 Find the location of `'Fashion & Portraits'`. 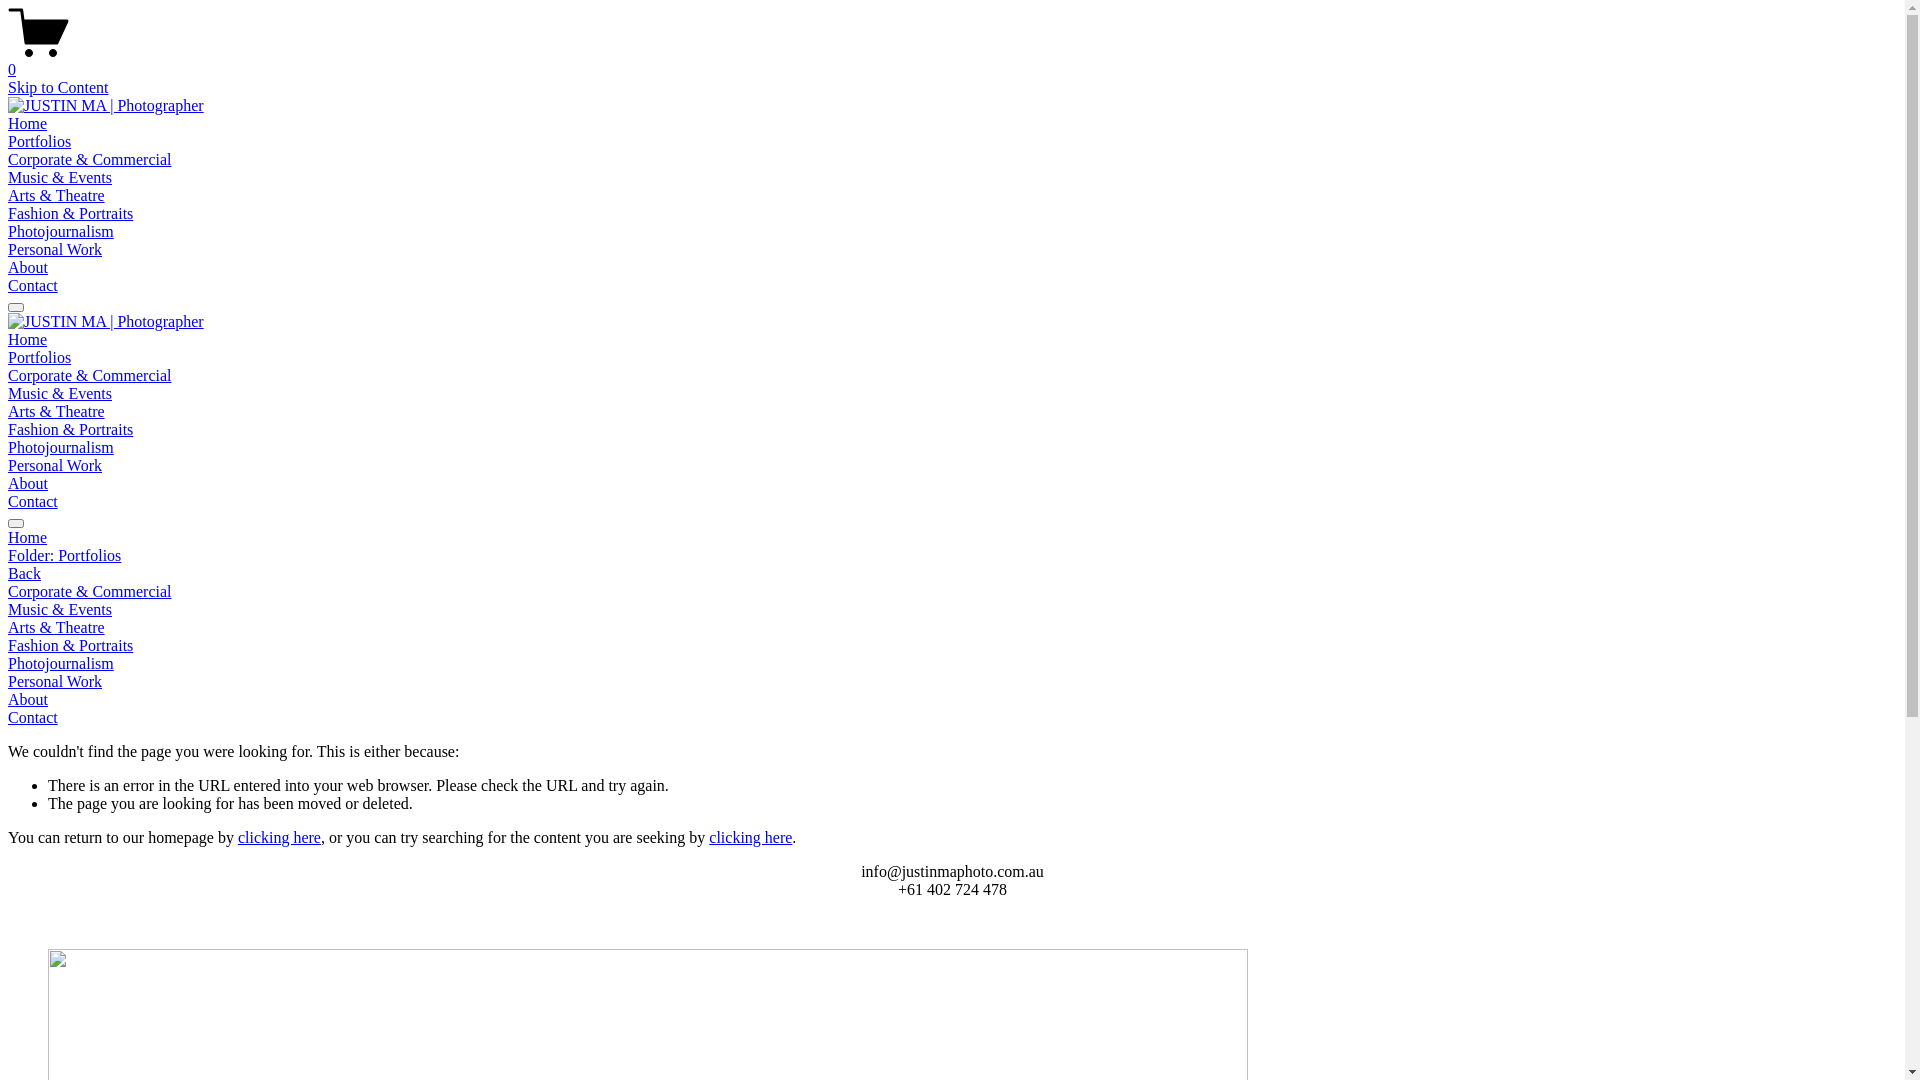

'Fashion & Portraits' is located at coordinates (70, 428).